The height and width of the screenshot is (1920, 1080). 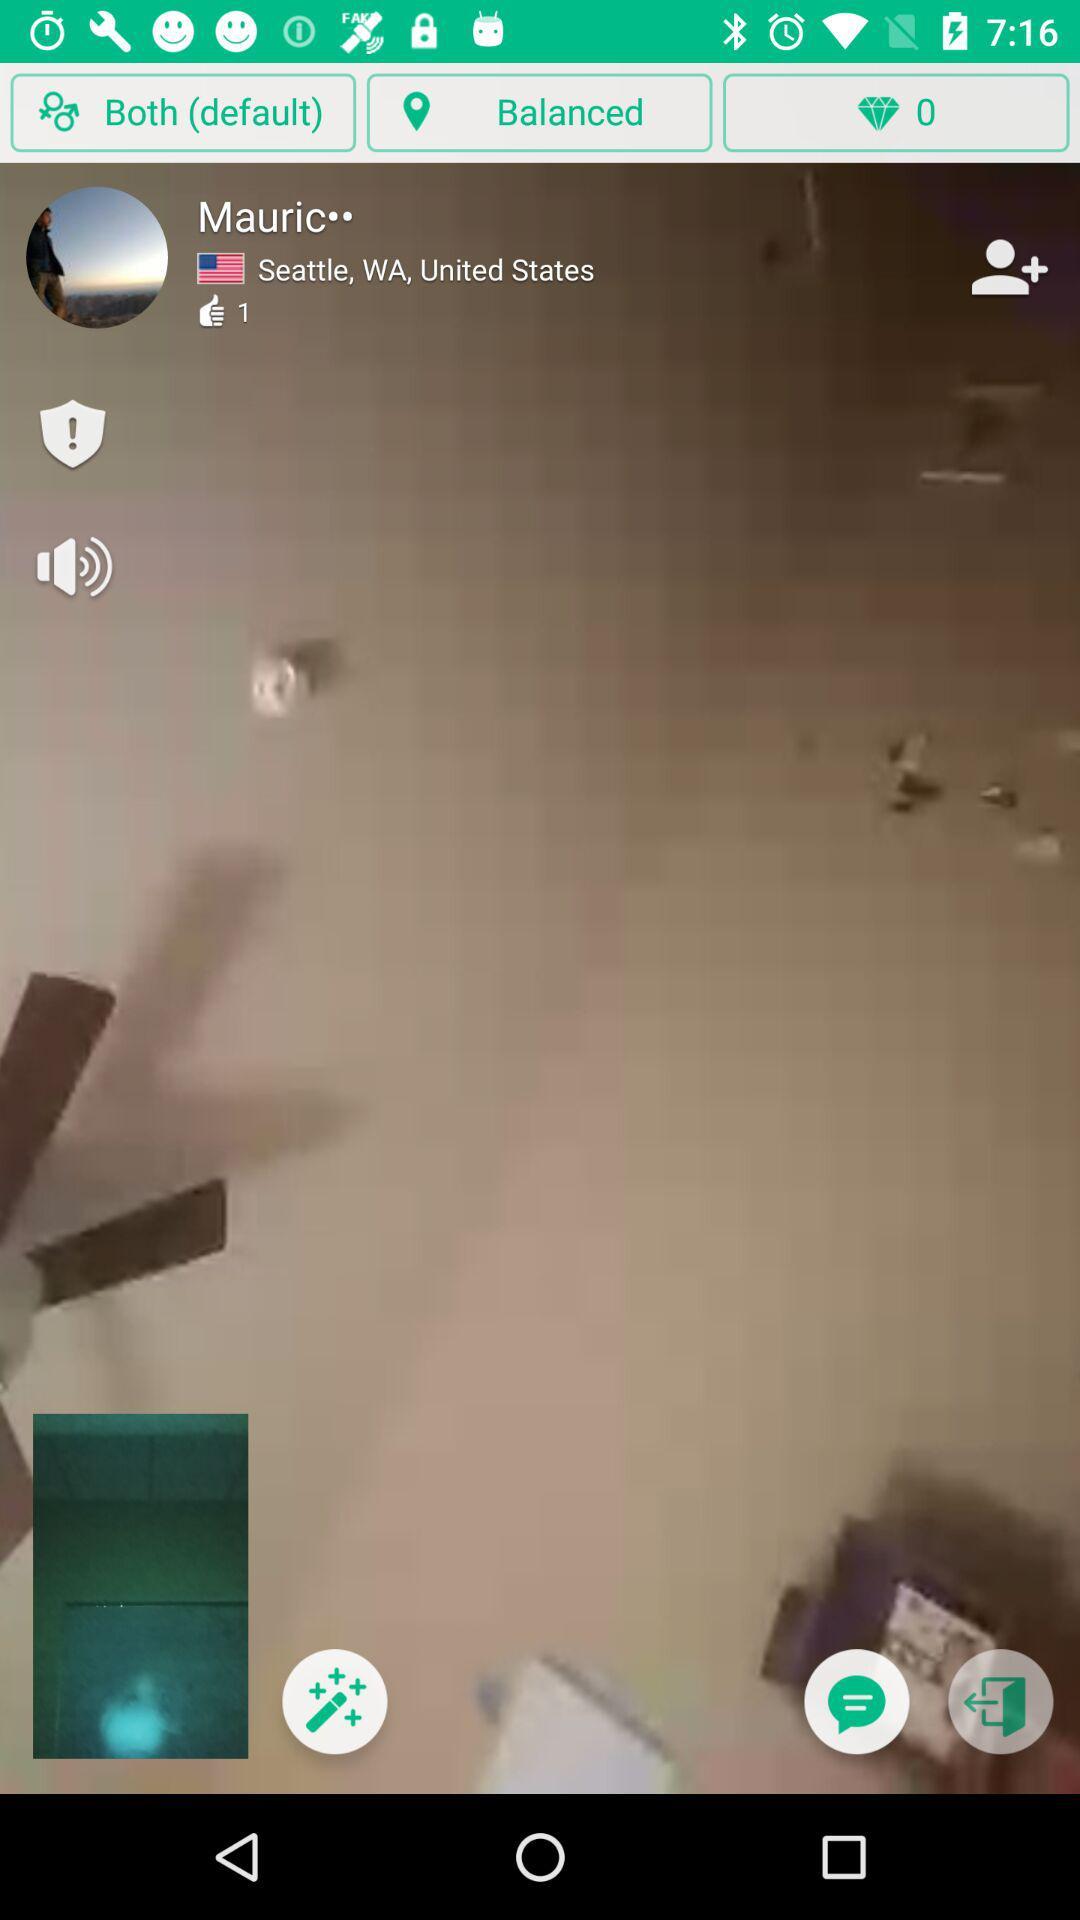 I want to click on the avatar icon, so click(x=97, y=256).